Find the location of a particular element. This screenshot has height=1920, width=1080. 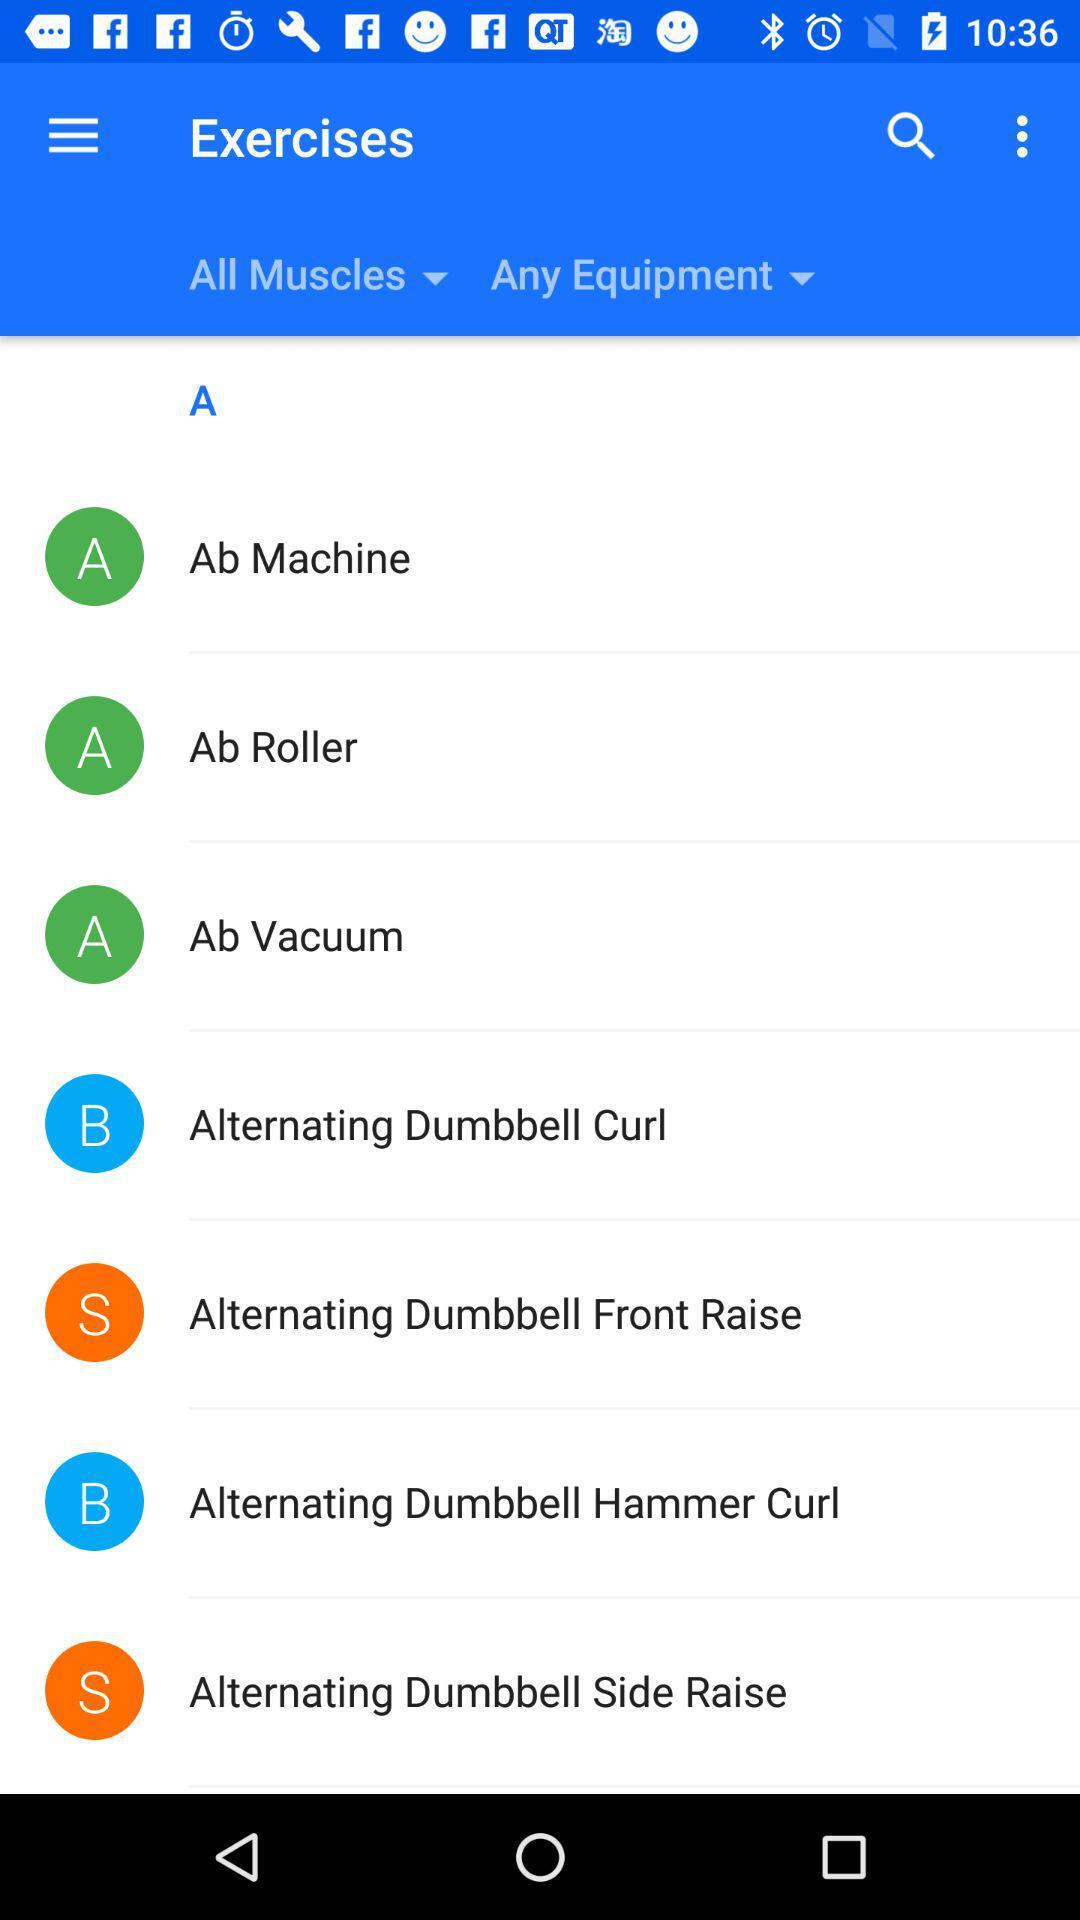

the item to the left of exercises item is located at coordinates (72, 135).